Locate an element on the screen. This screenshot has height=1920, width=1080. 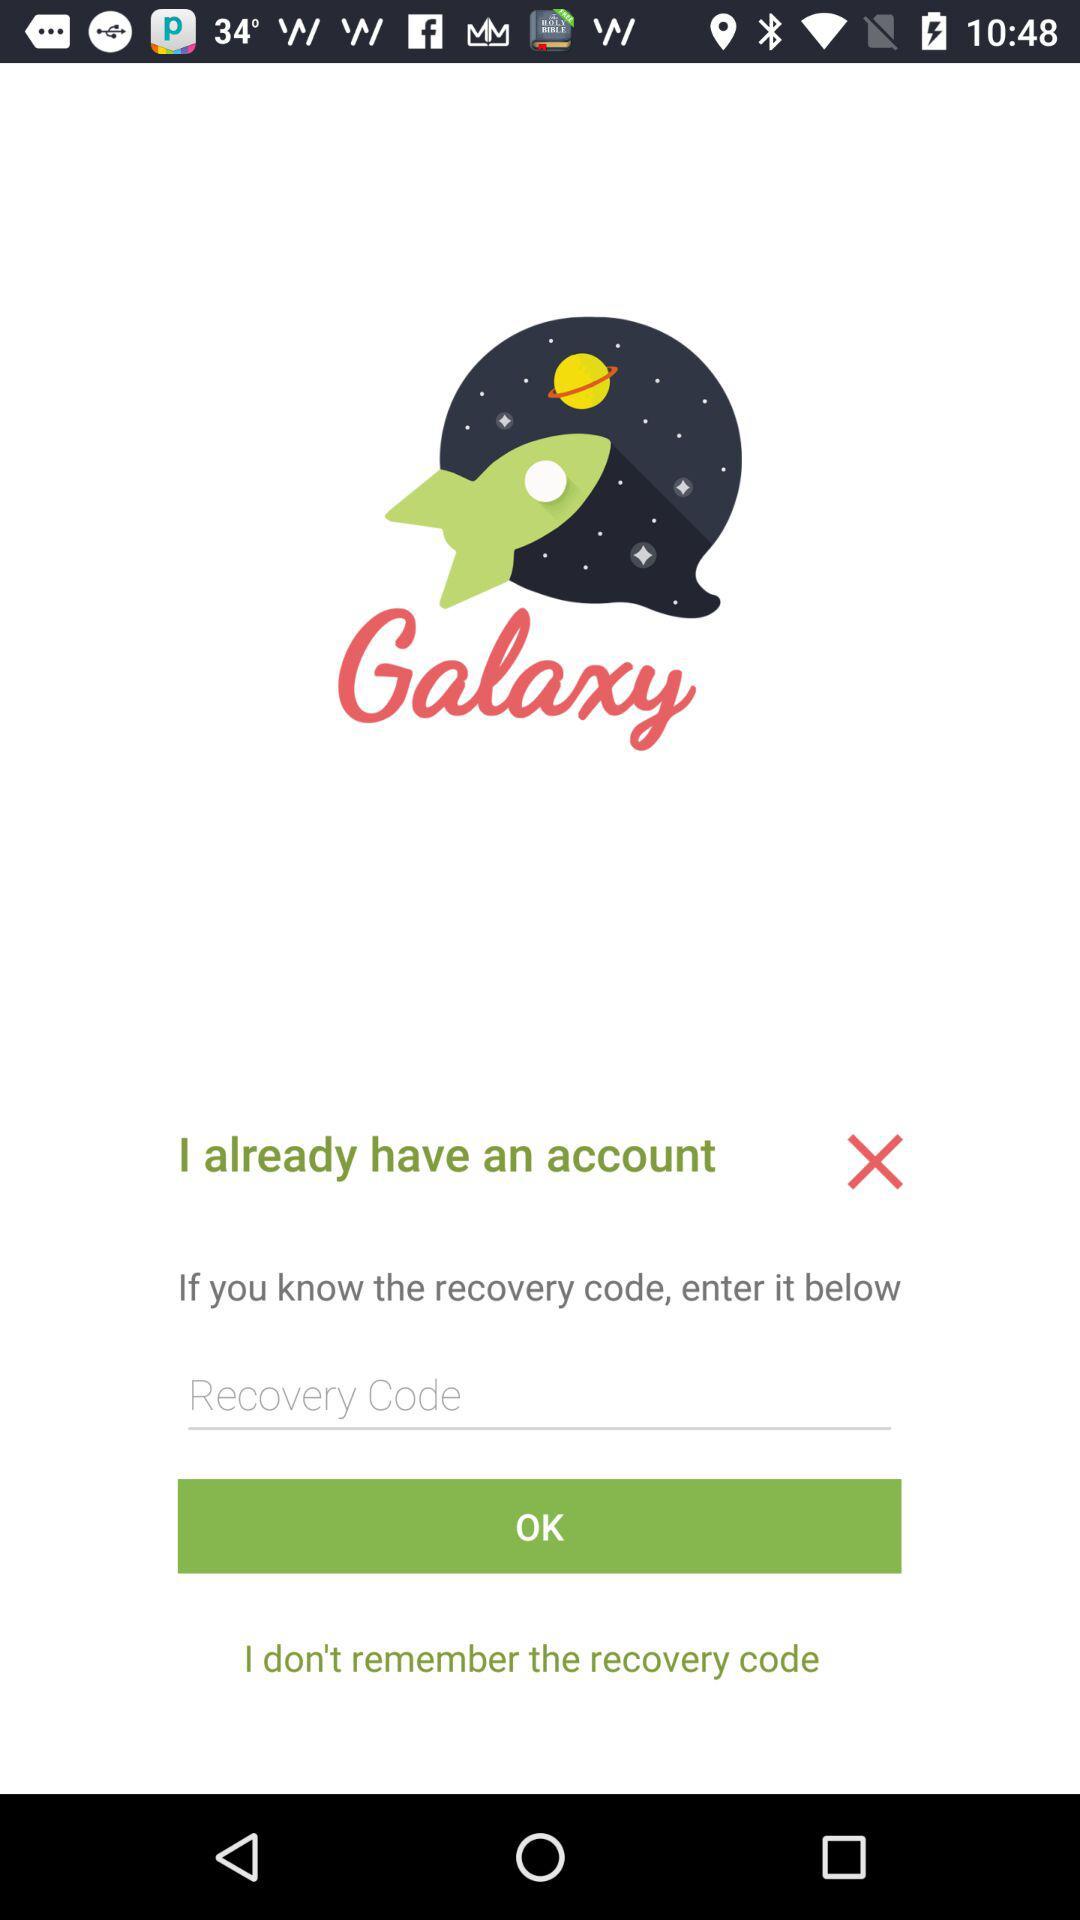
i don t icon is located at coordinates (530, 1657).